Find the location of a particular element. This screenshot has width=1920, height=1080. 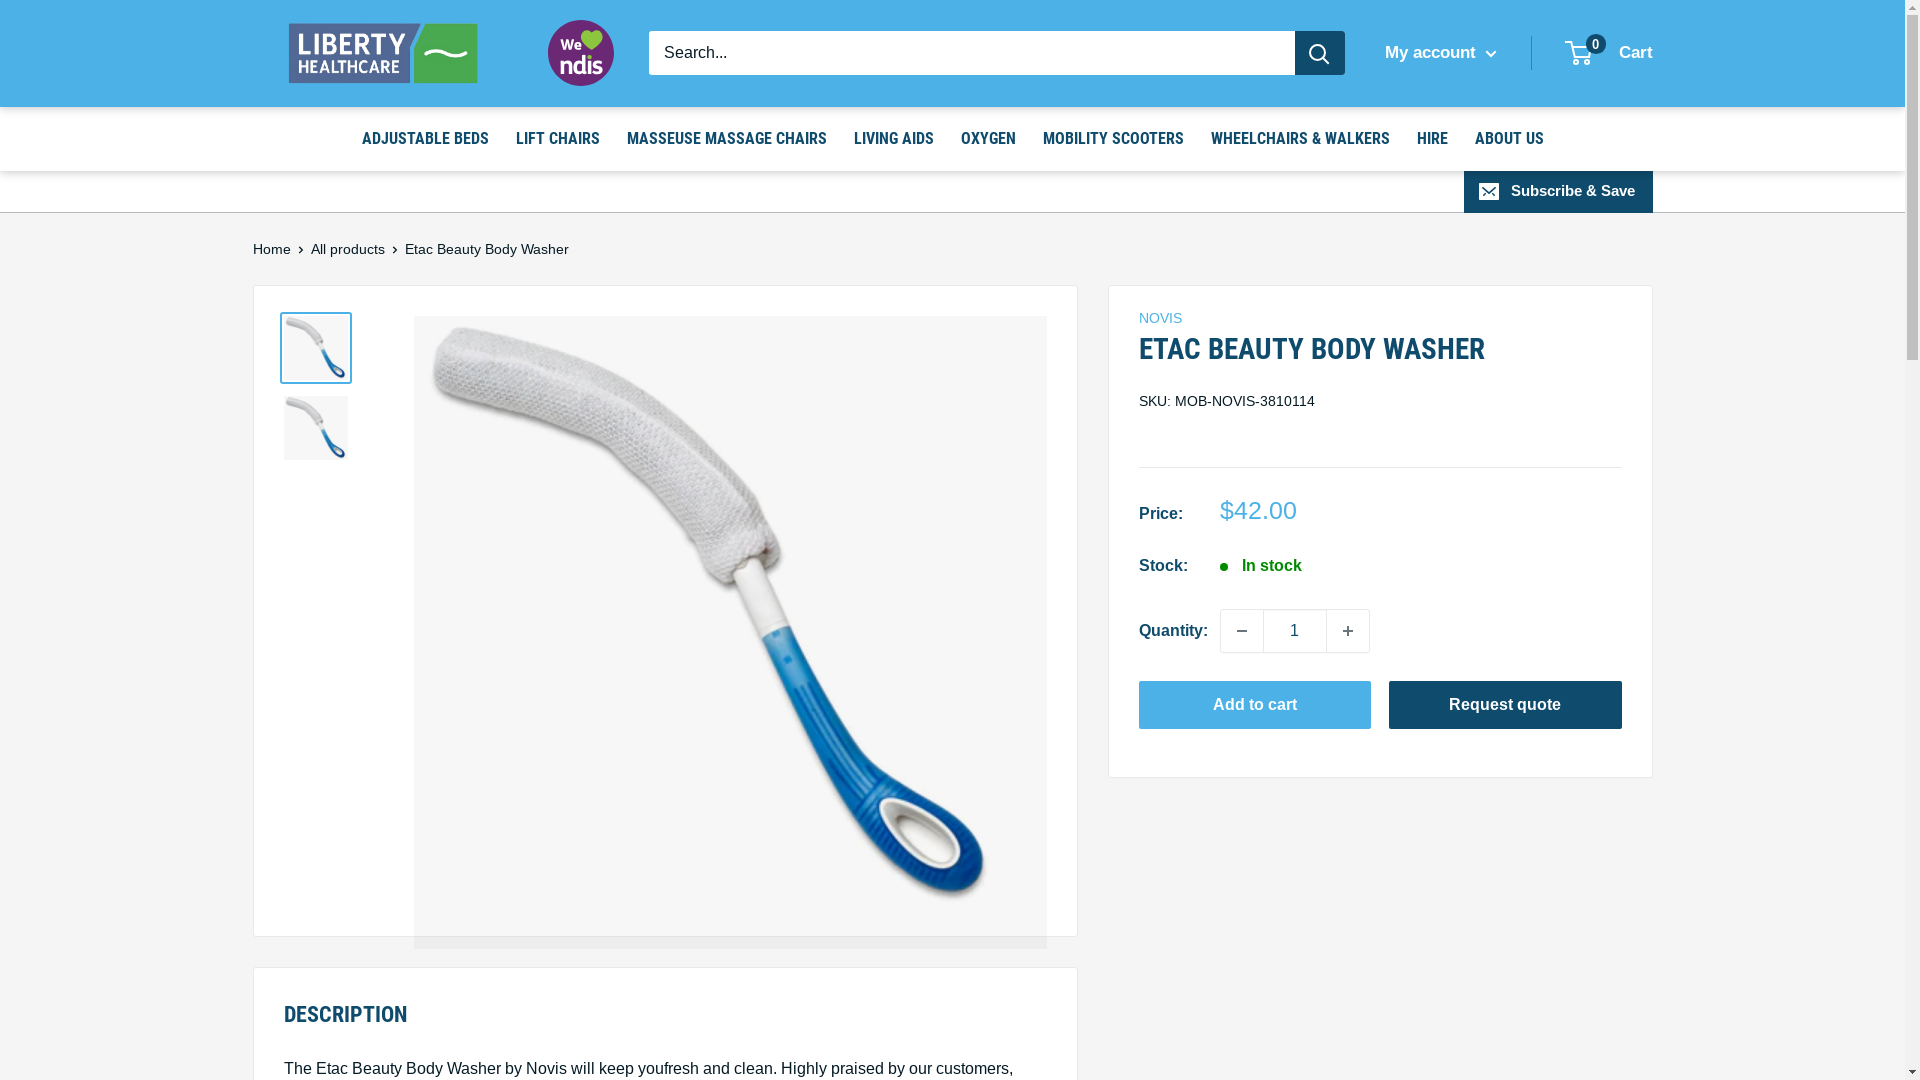

'Registered NDIS Provider' is located at coordinates (579, 52).